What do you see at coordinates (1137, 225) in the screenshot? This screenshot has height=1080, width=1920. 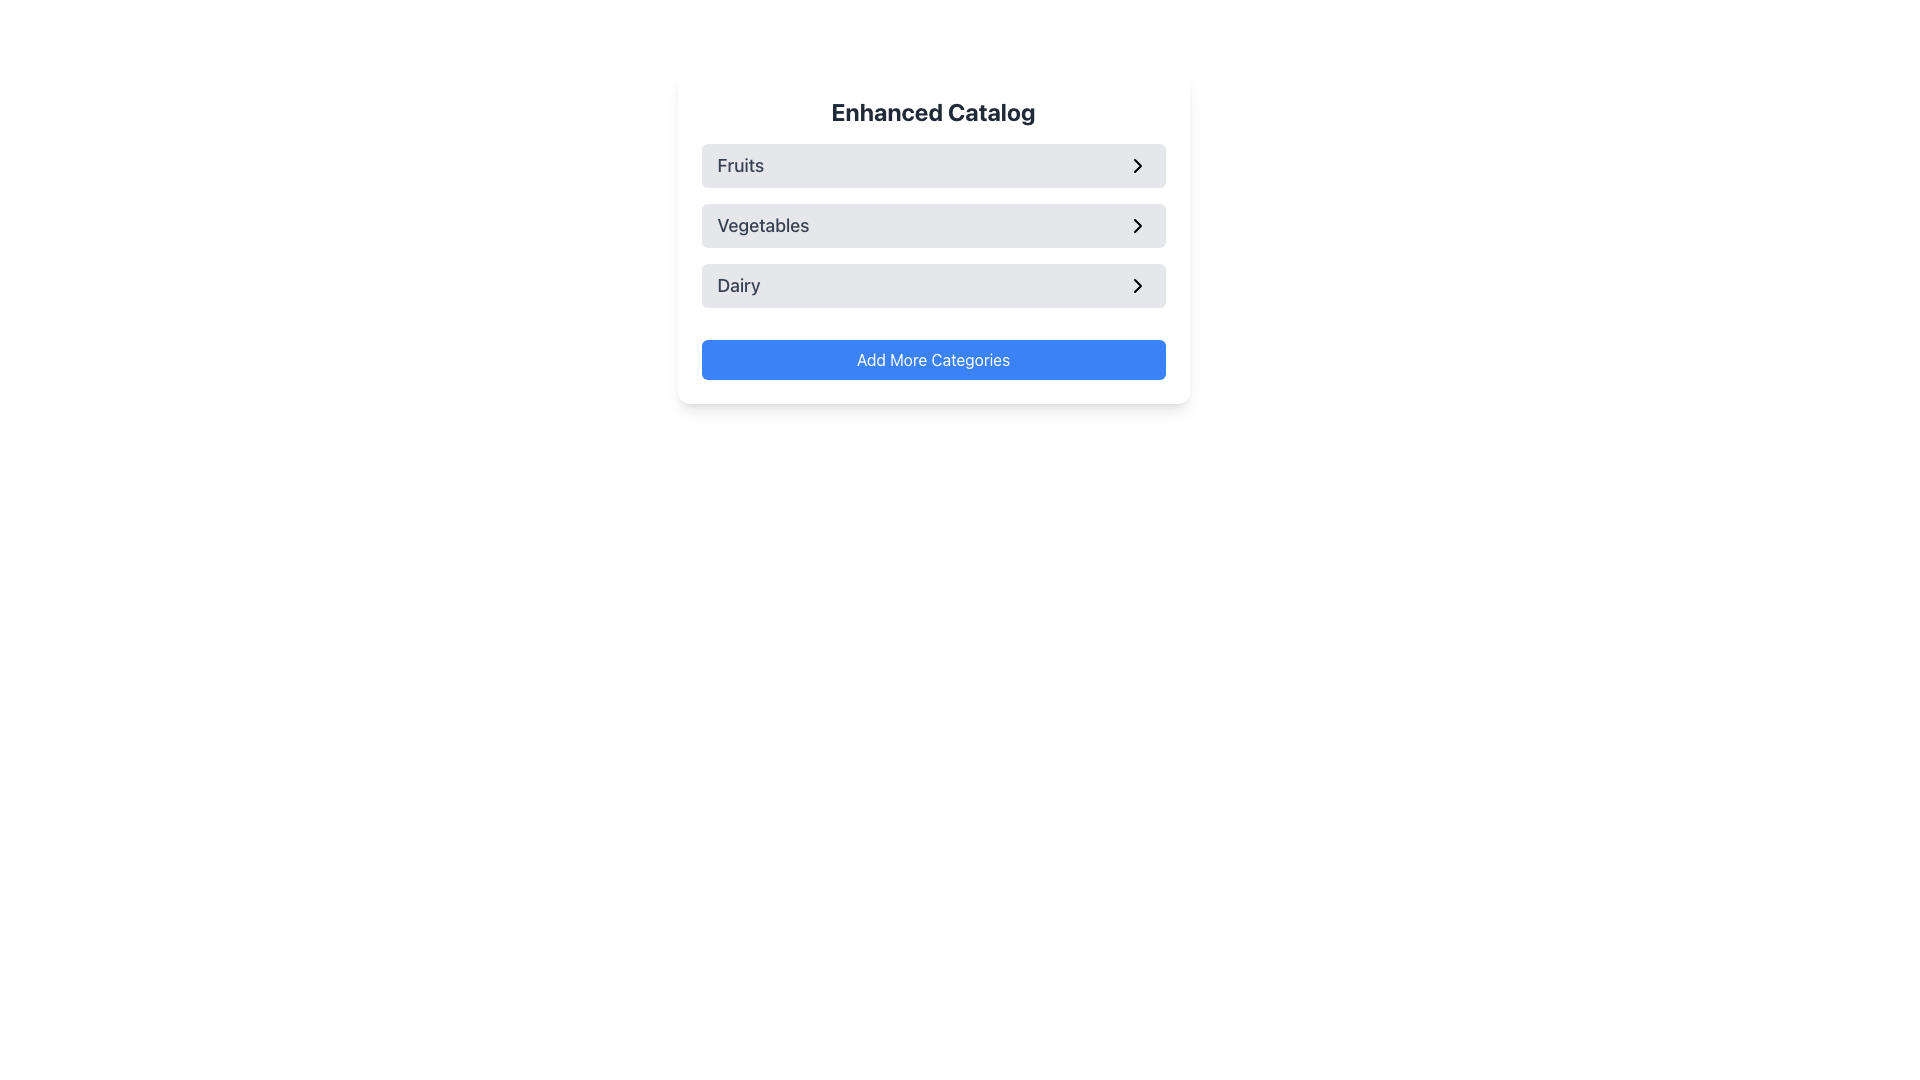 I see `the right-chevron icon aligned with the 'Vegetables' list item` at bounding box center [1137, 225].